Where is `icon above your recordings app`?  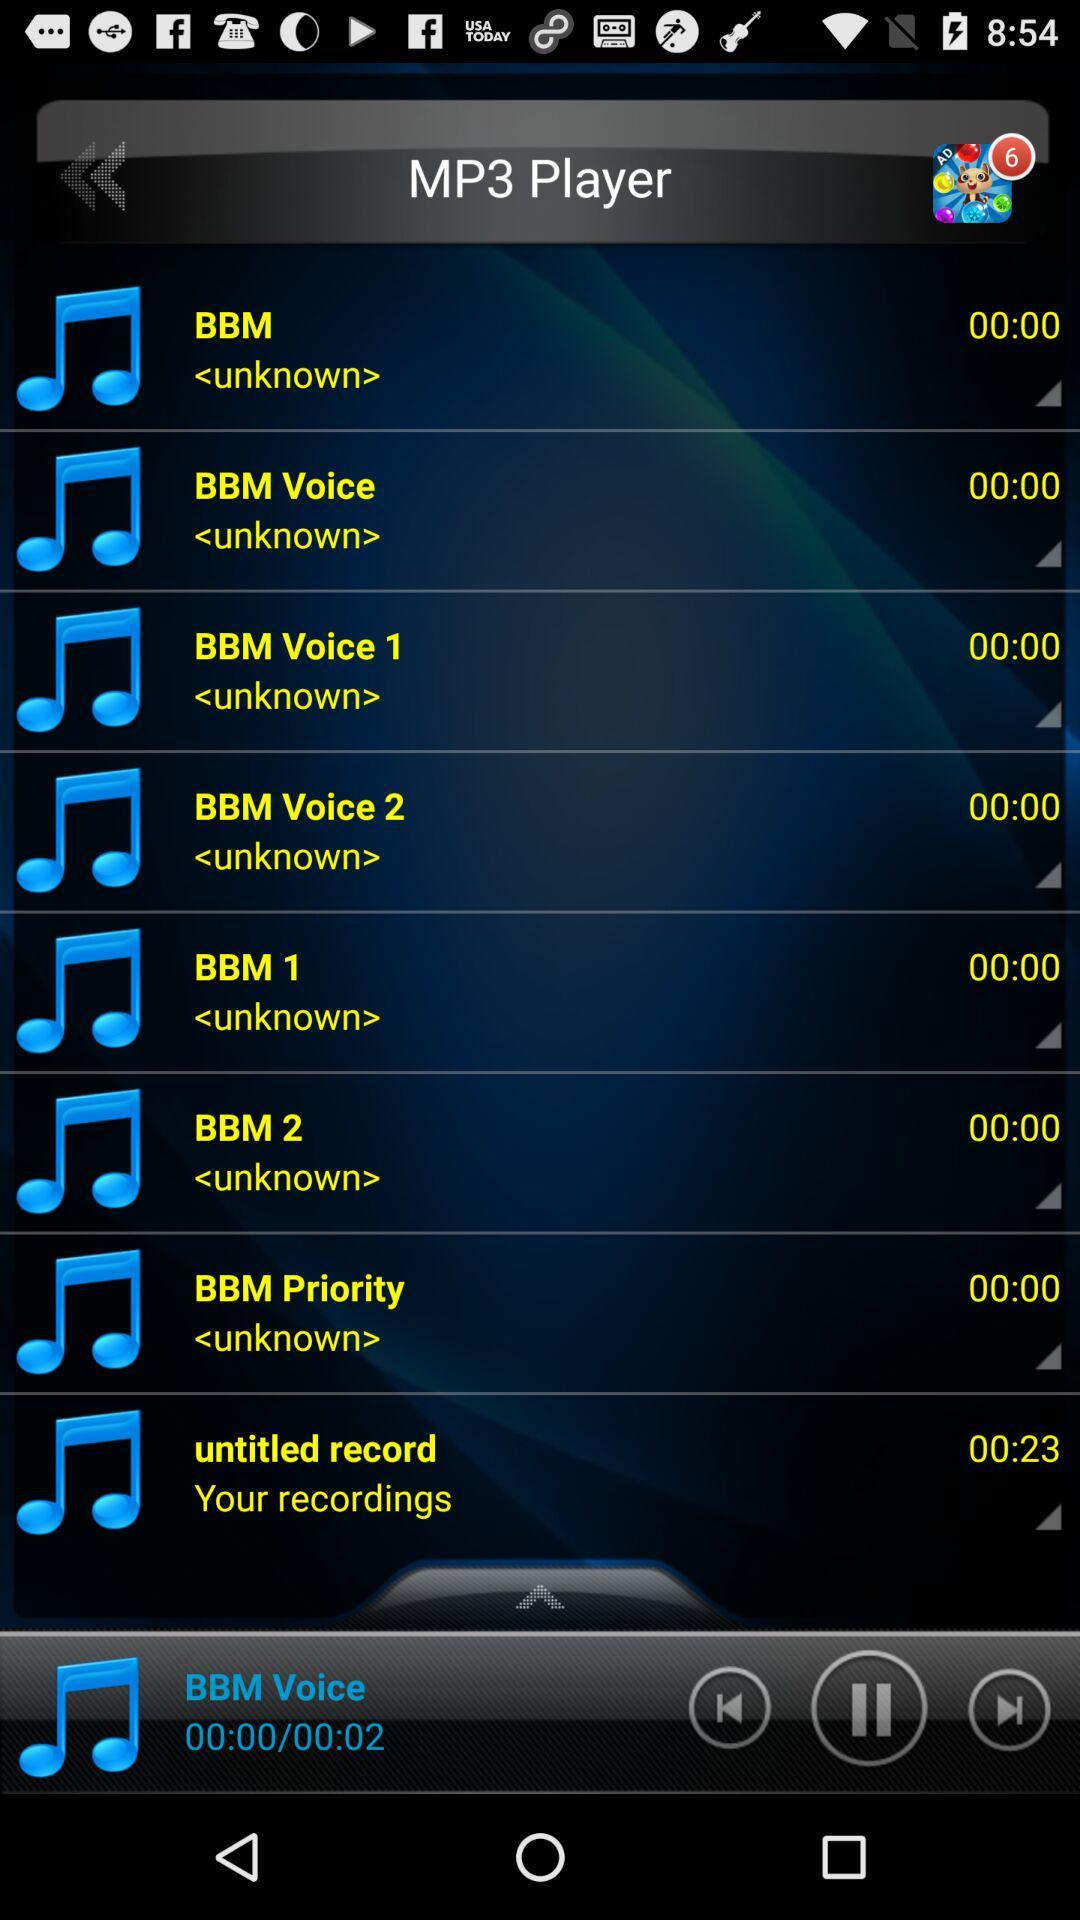
icon above your recordings app is located at coordinates (315, 1447).